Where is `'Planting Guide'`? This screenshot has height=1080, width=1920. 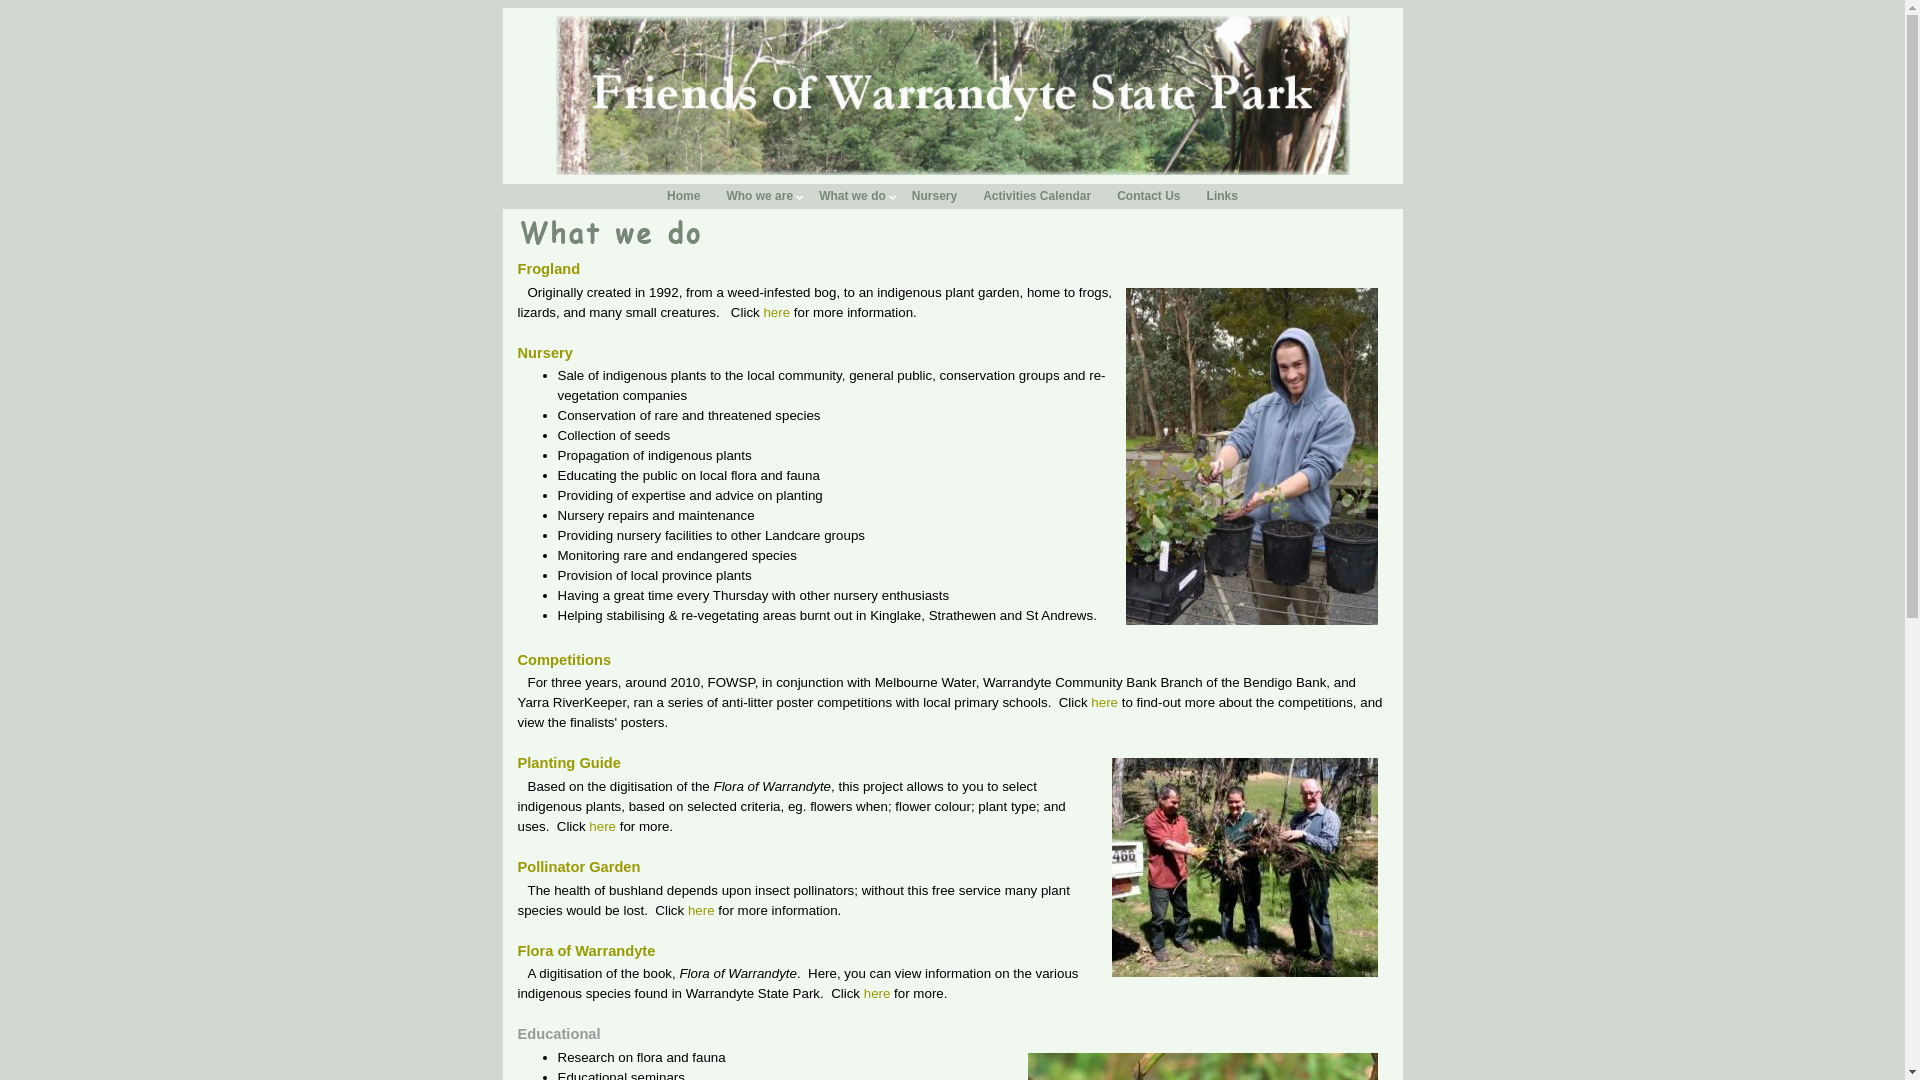 'Planting Guide' is located at coordinates (568, 763).